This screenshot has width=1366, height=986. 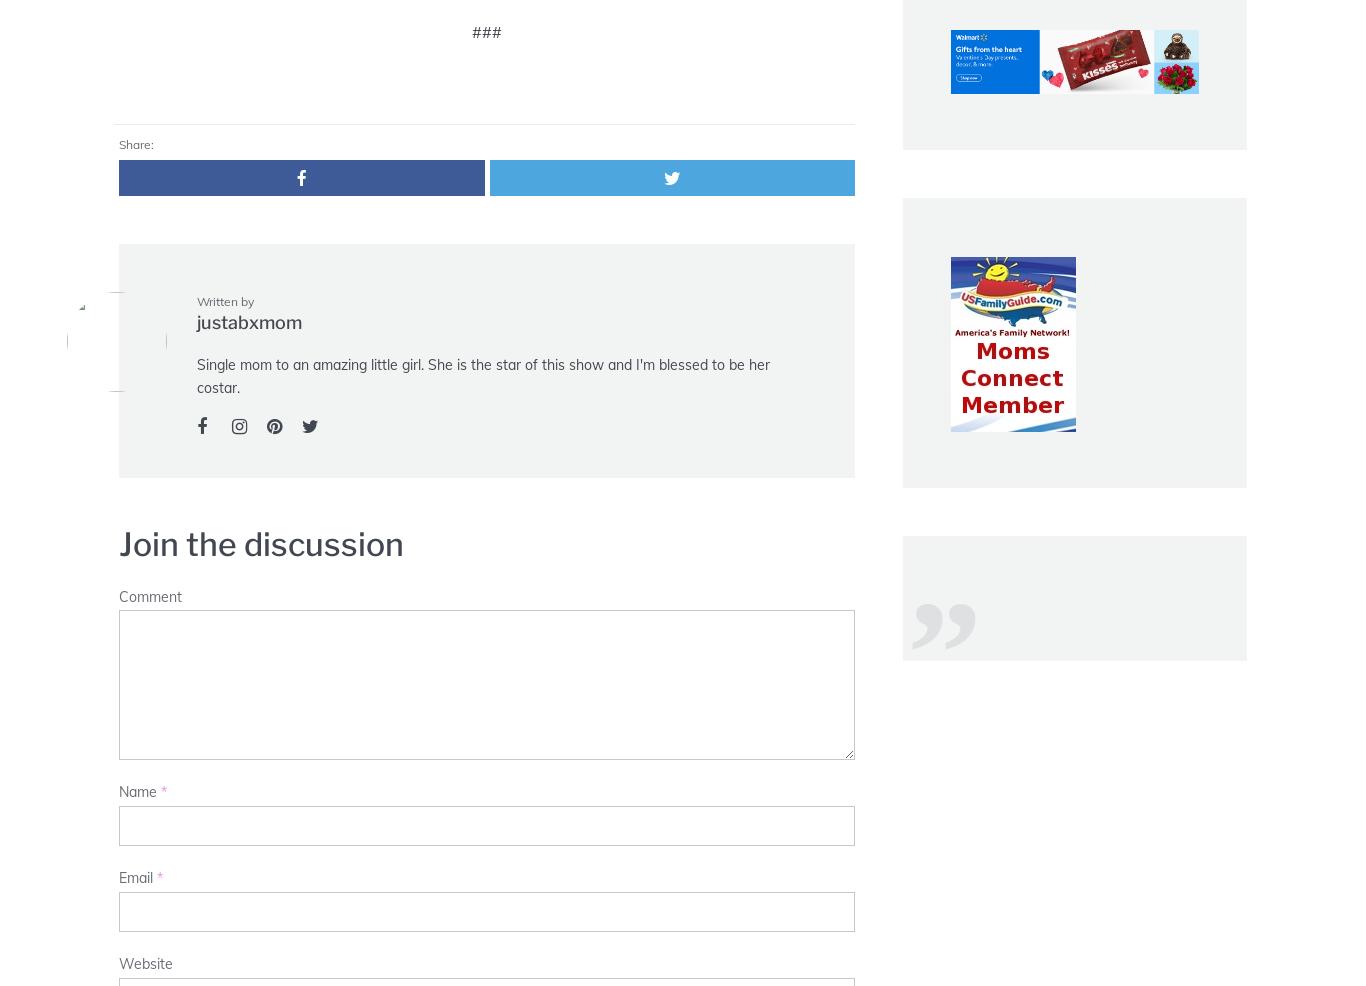 What do you see at coordinates (149, 596) in the screenshot?
I see `'Comment'` at bounding box center [149, 596].